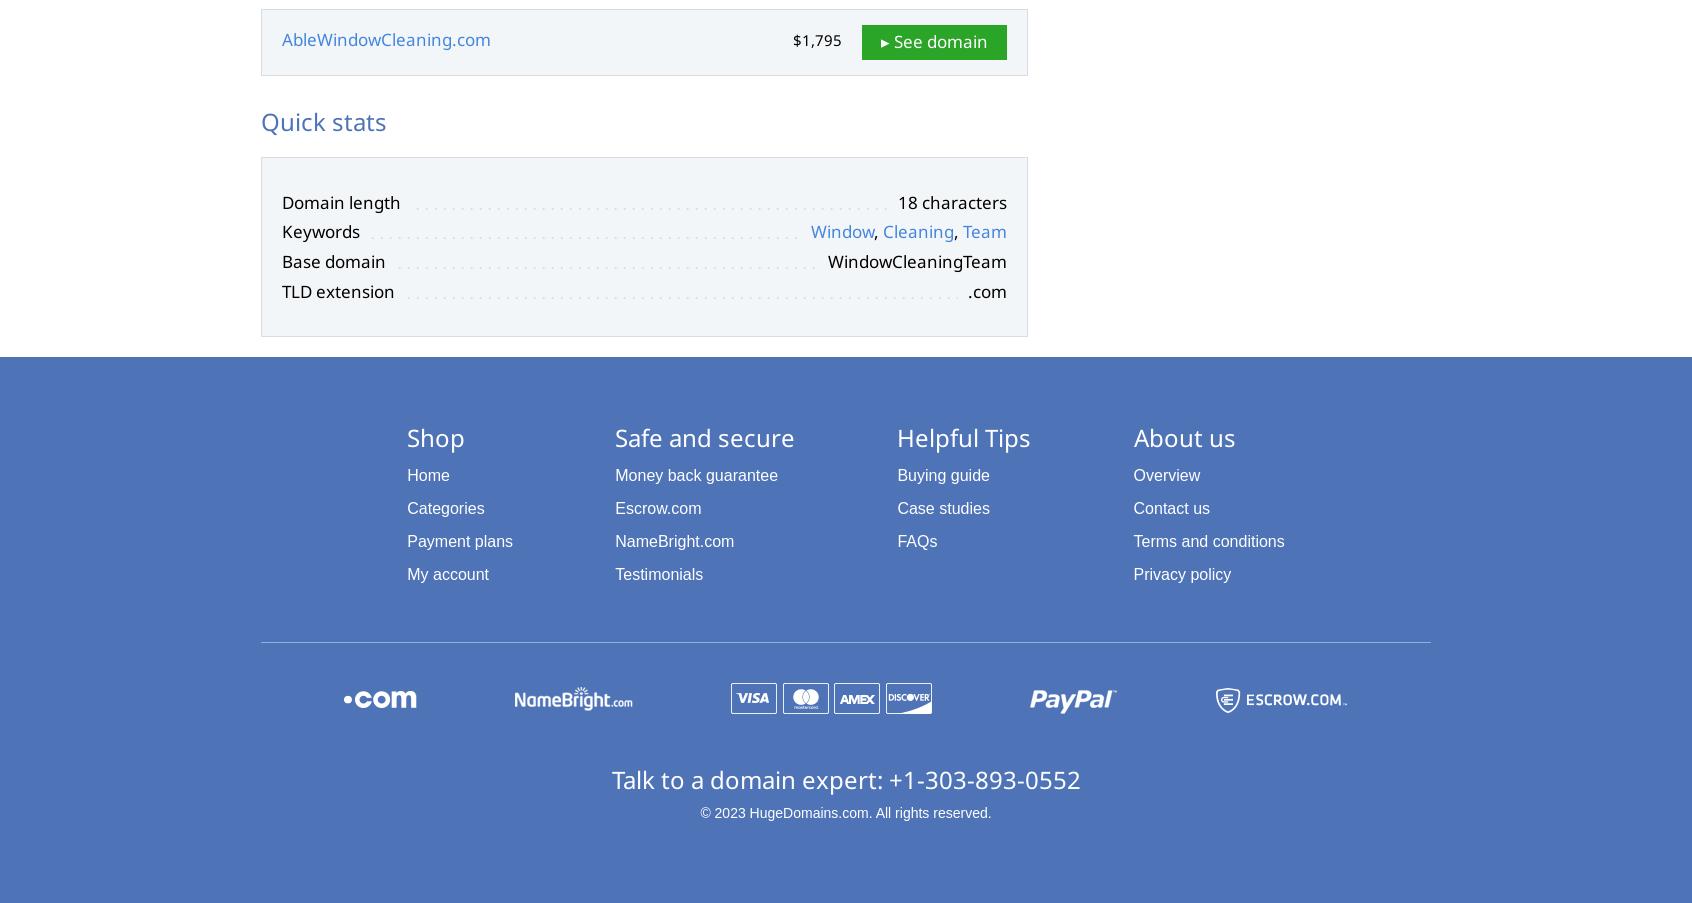  I want to click on 'AbleWindowCleaning.com', so click(386, 38).